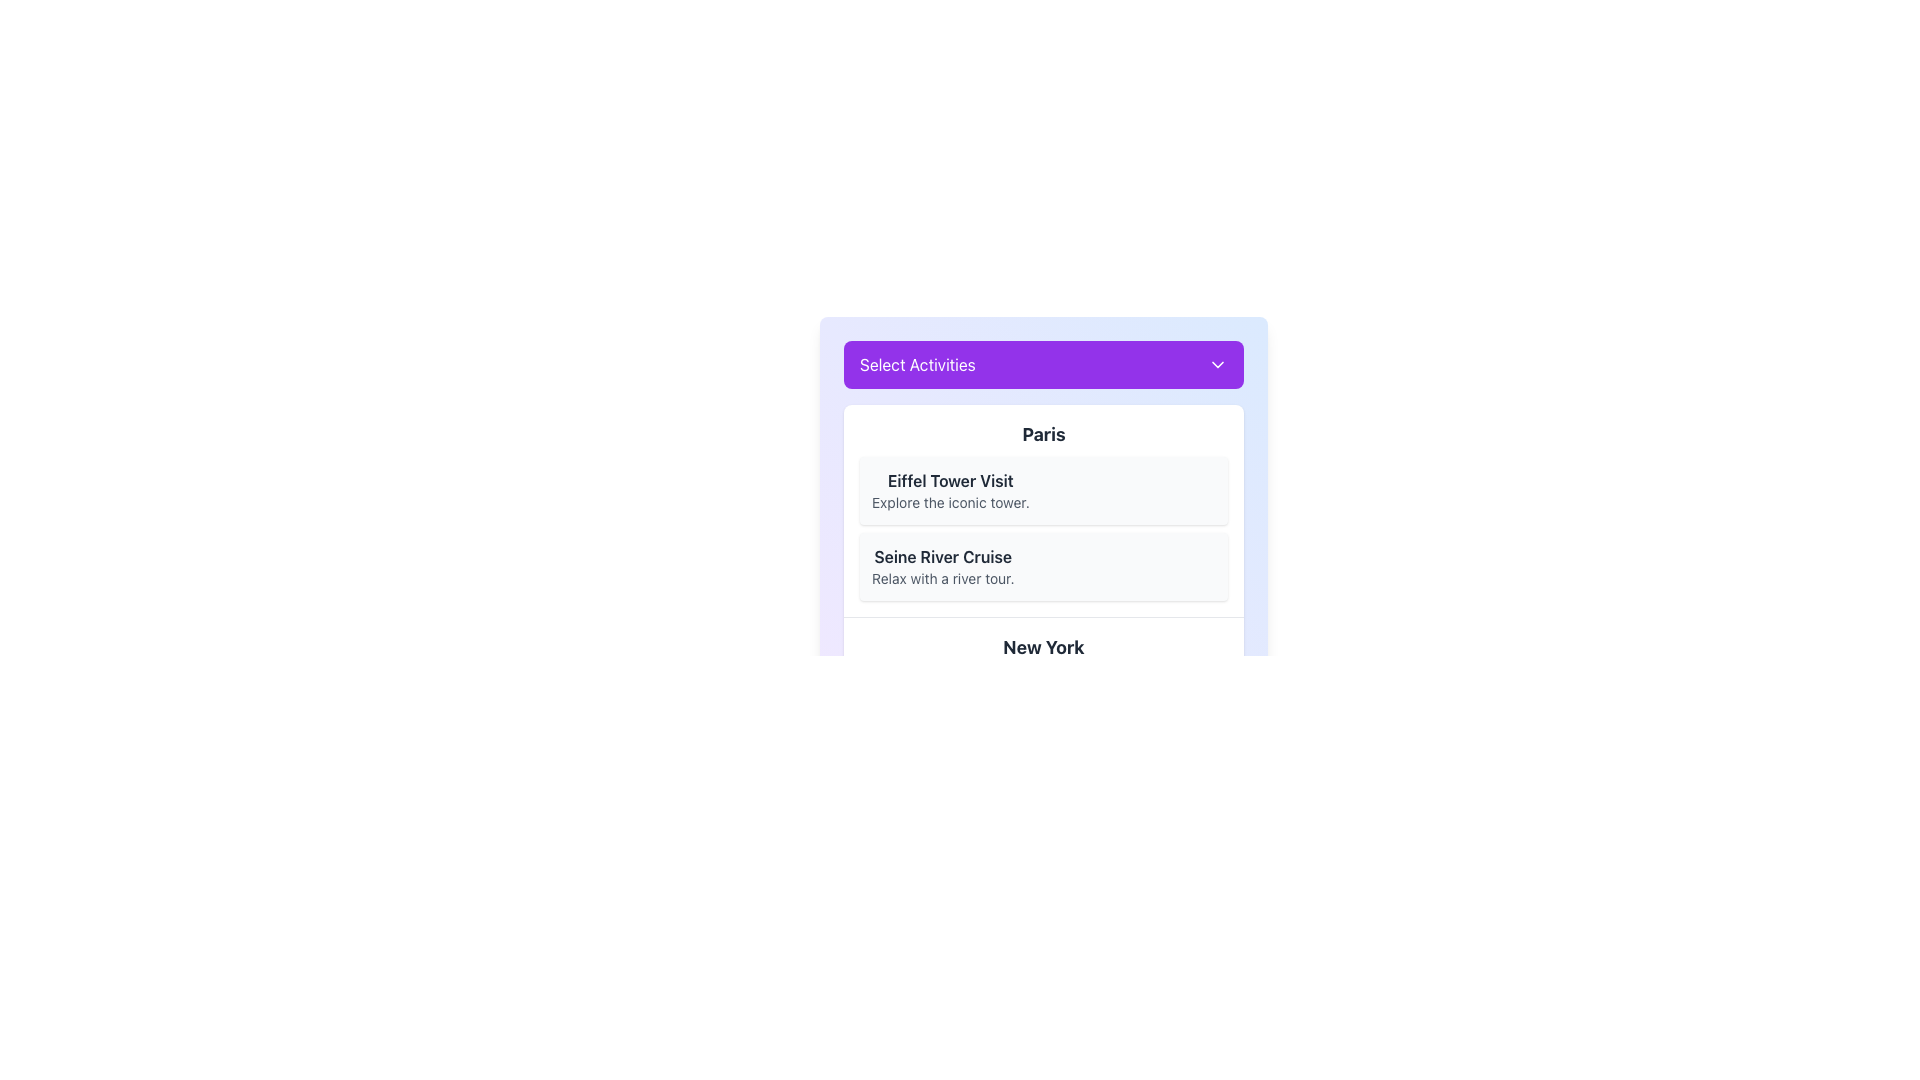  Describe the element at coordinates (942, 556) in the screenshot. I see `the text label that serves as the title for an activity option in the 'Paris' section, located between 'Eiffel Tower Visit' and 'Relax with a river tour.'` at that location.